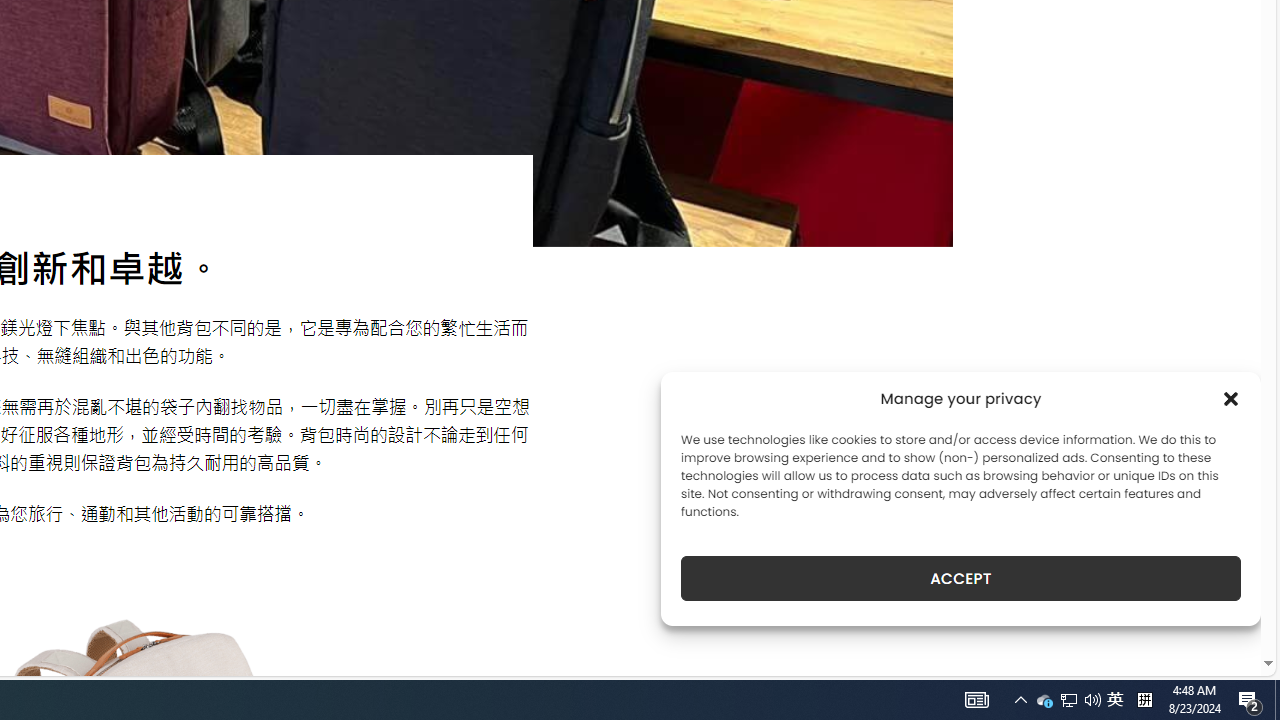 This screenshot has width=1280, height=720. I want to click on 'ACCEPT', so click(961, 578).